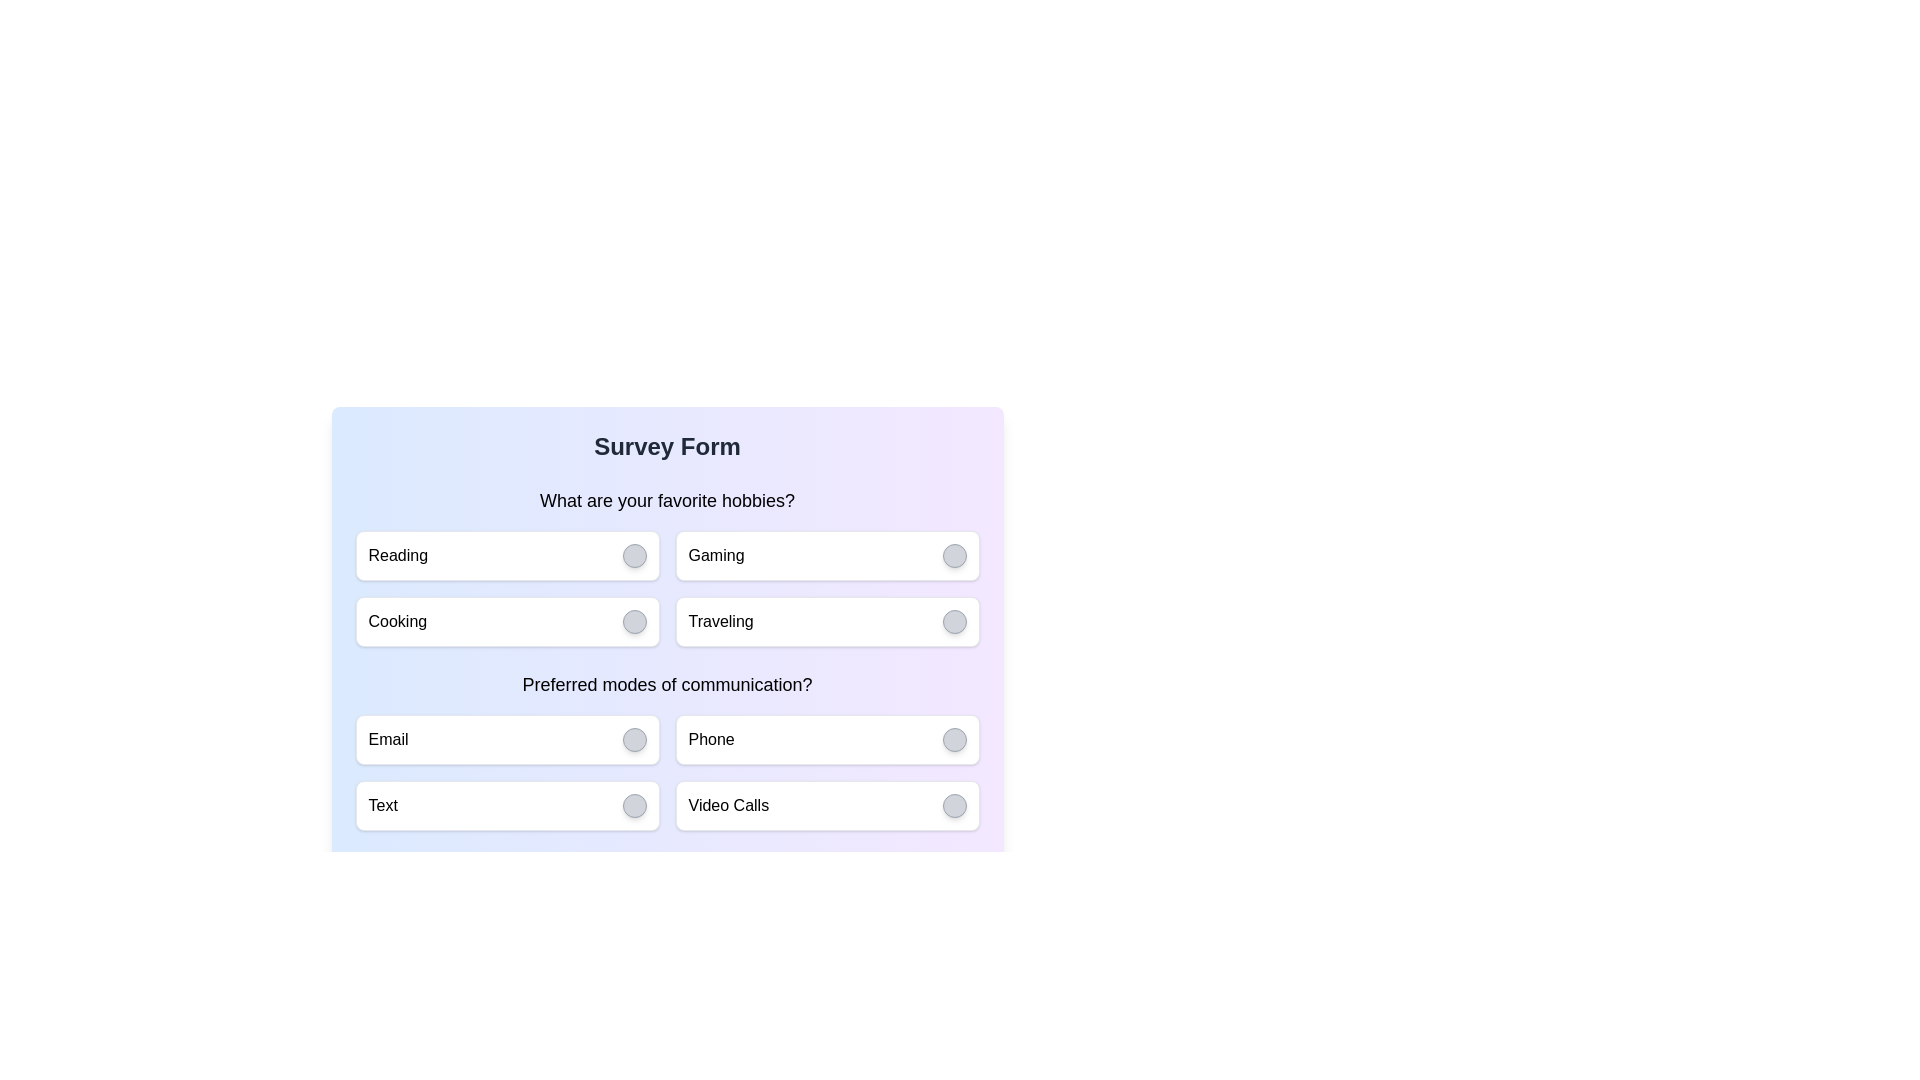 The height and width of the screenshot is (1080, 1920). I want to click on the 'Traveling' selectable preference option in the second row and second column of the grid layout, so click(827, 620).